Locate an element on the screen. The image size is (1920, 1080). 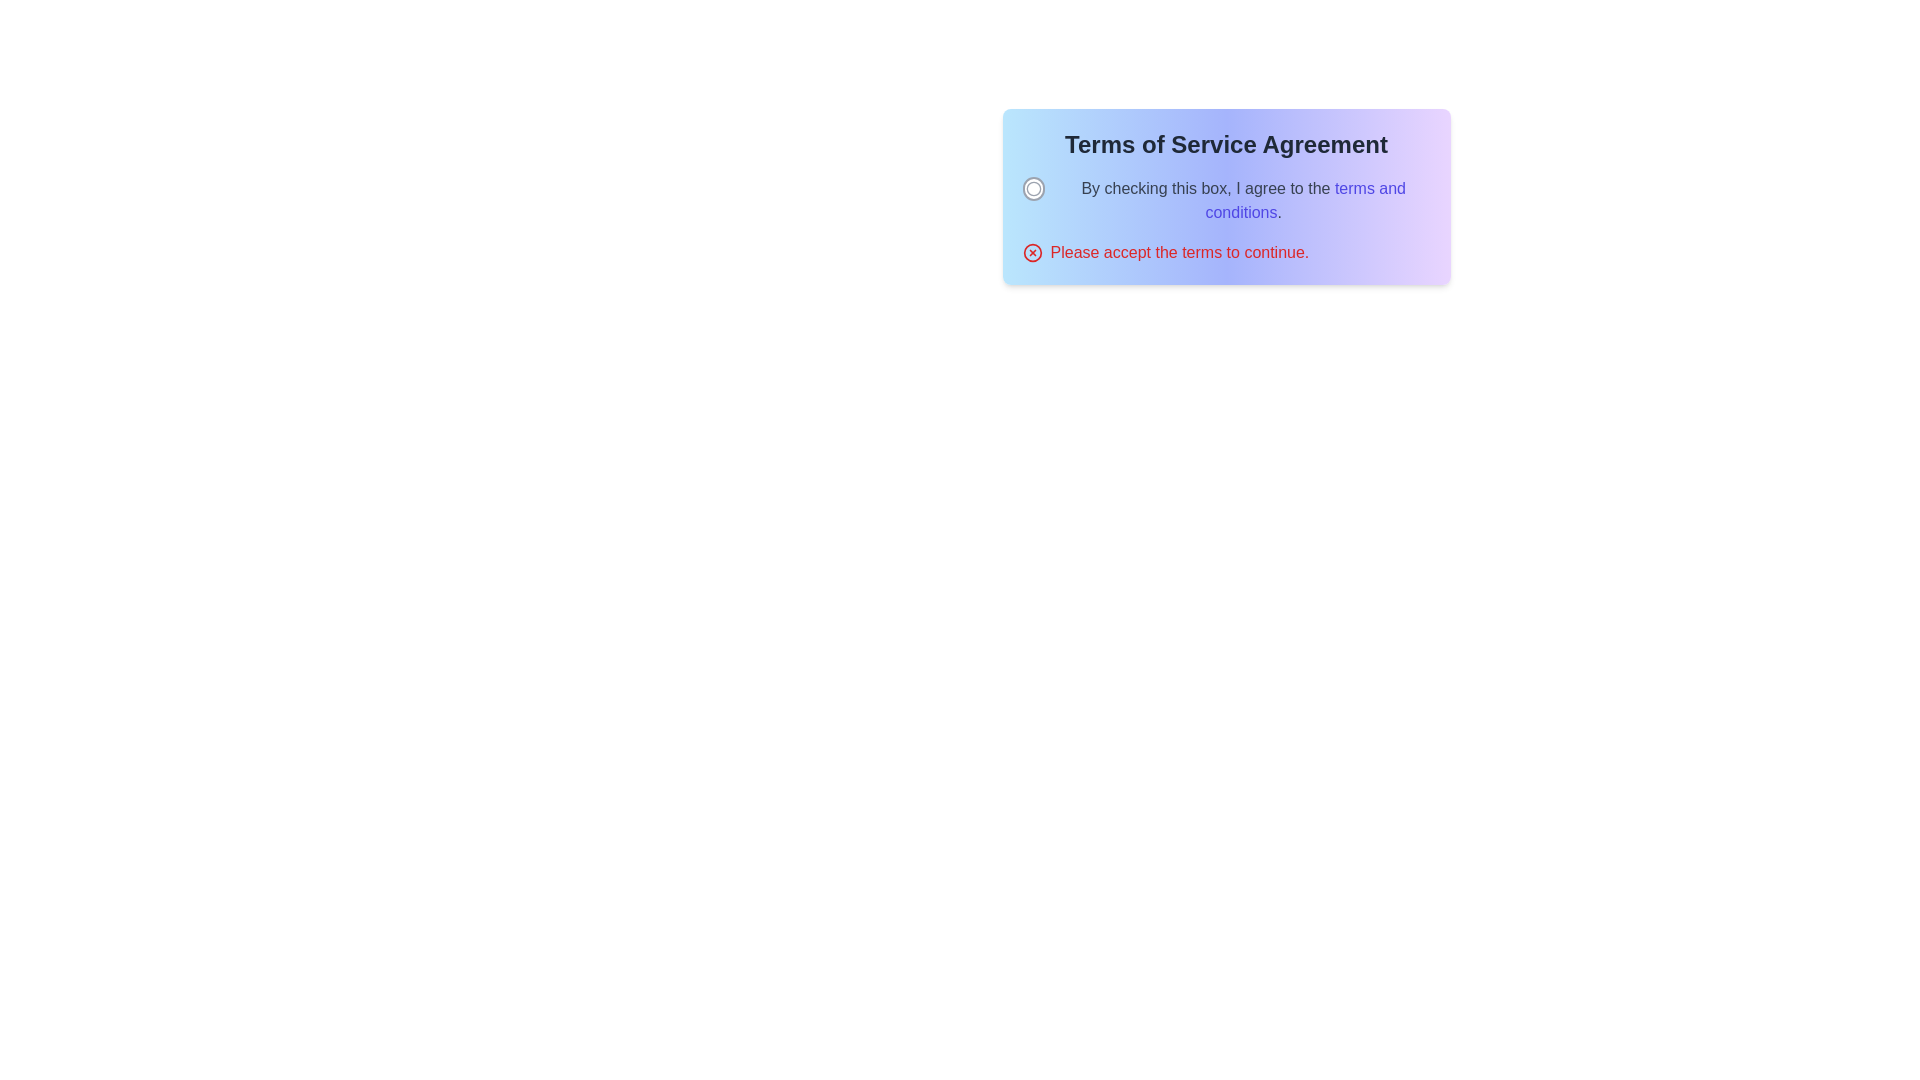
the checkbox is located at coordinates (1225, 200).